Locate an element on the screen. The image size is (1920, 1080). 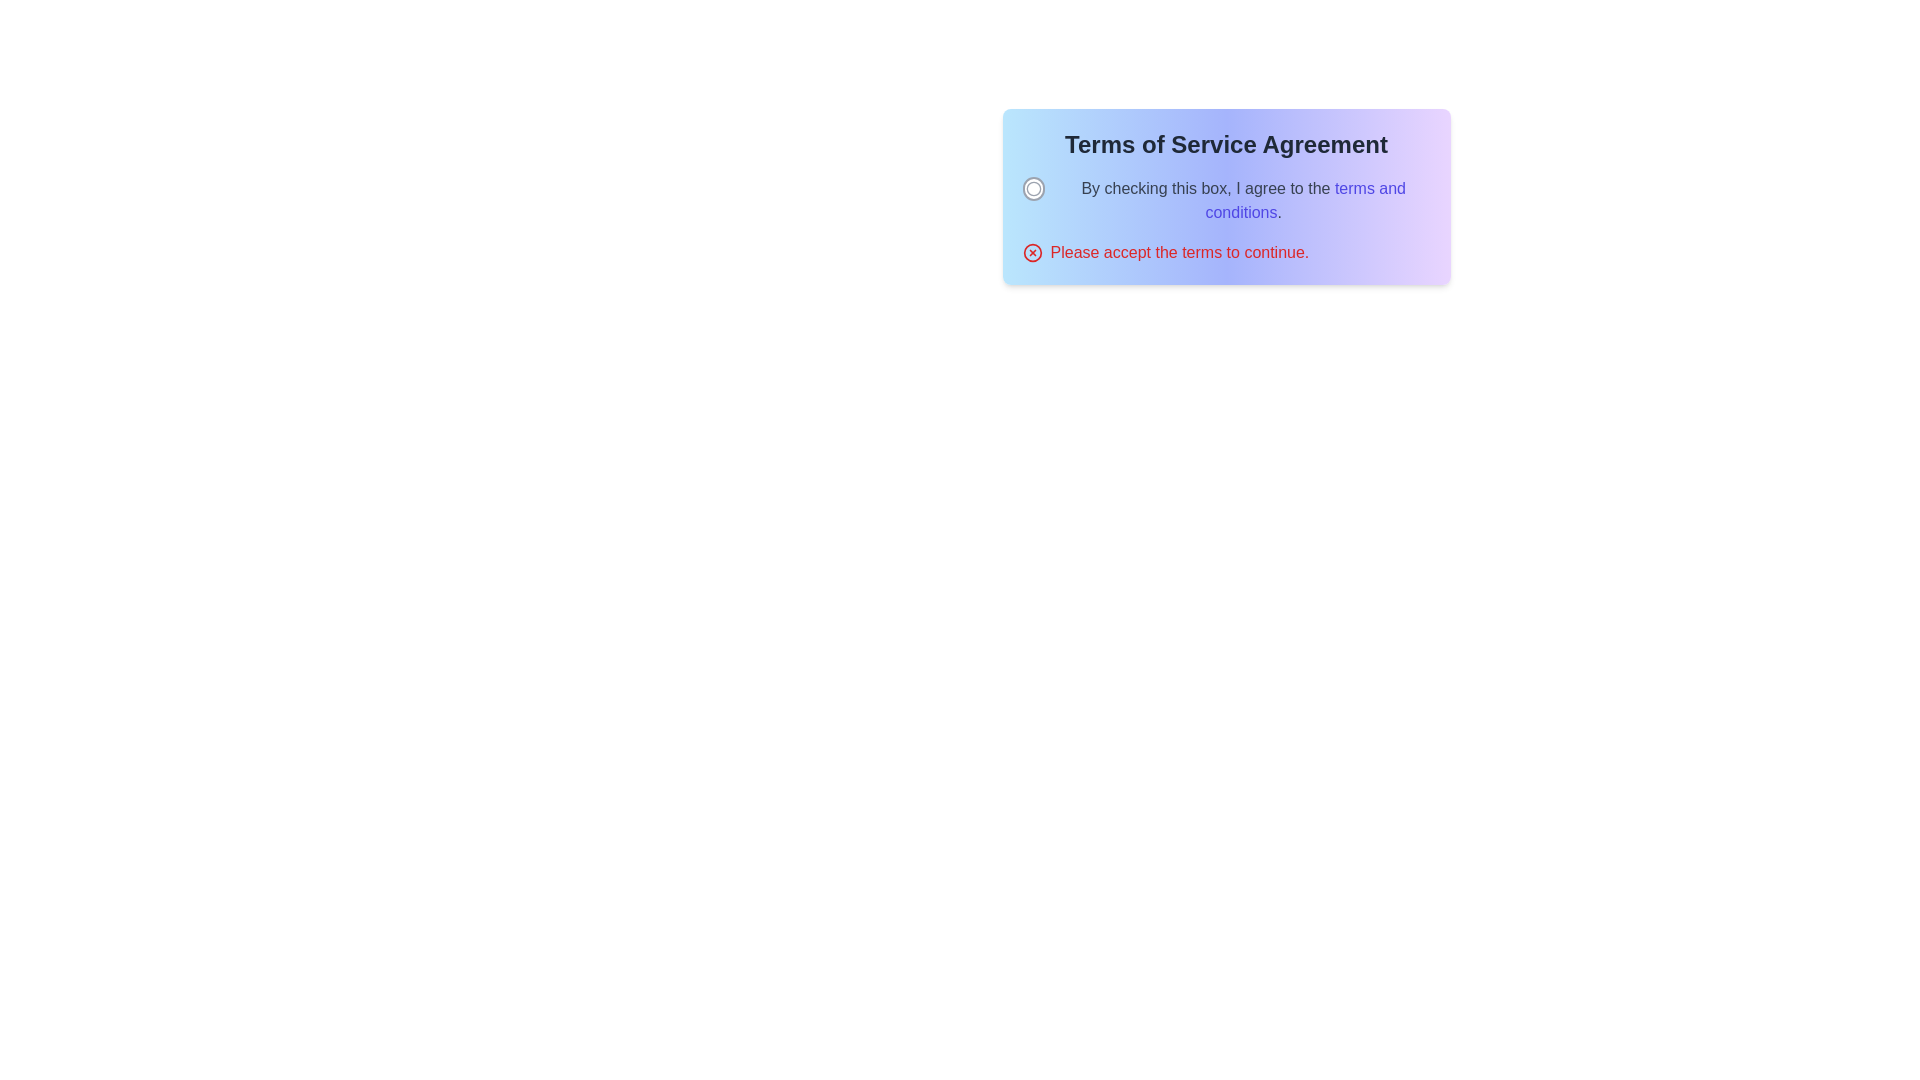
the checkbox is located at coordinates (1225, 200).